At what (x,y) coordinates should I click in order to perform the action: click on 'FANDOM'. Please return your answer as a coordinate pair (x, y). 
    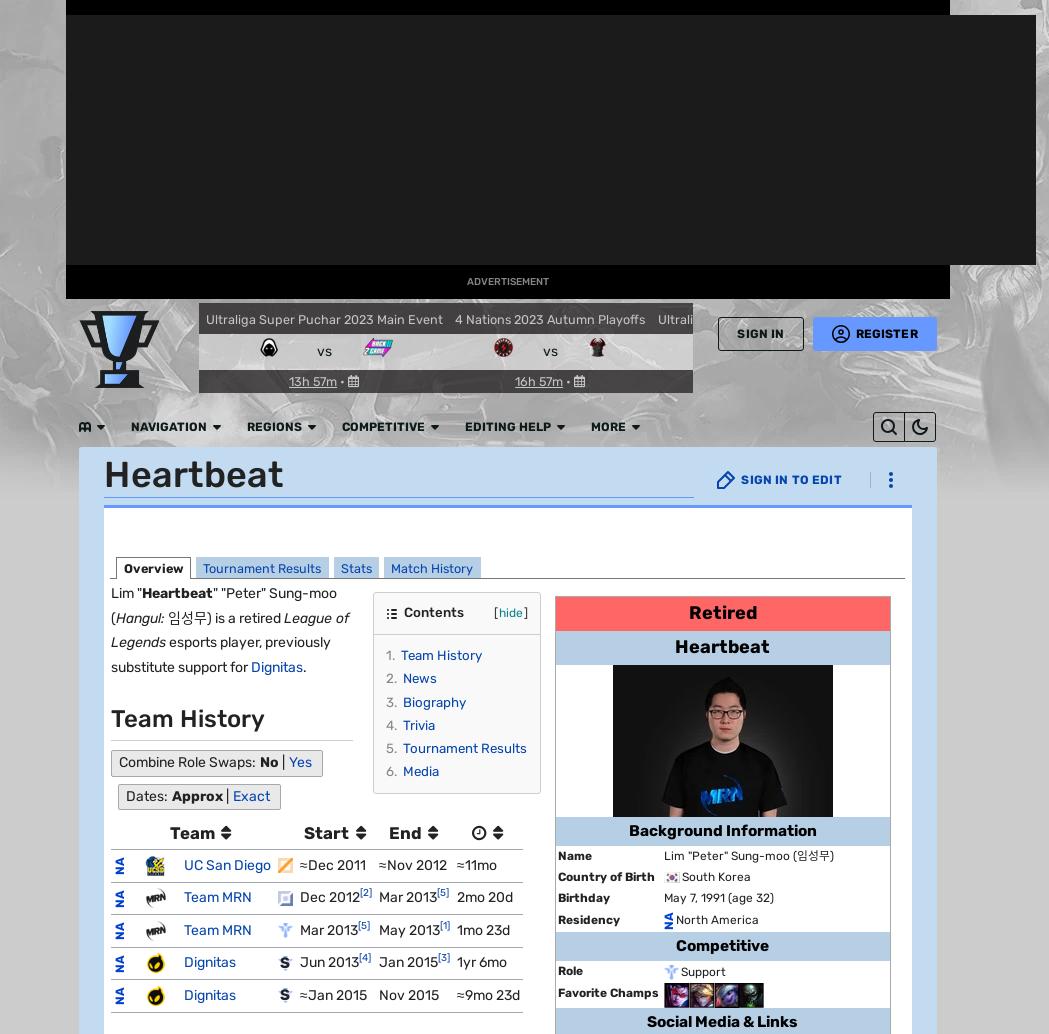
    Looking at the image, I should click on (32, 67).